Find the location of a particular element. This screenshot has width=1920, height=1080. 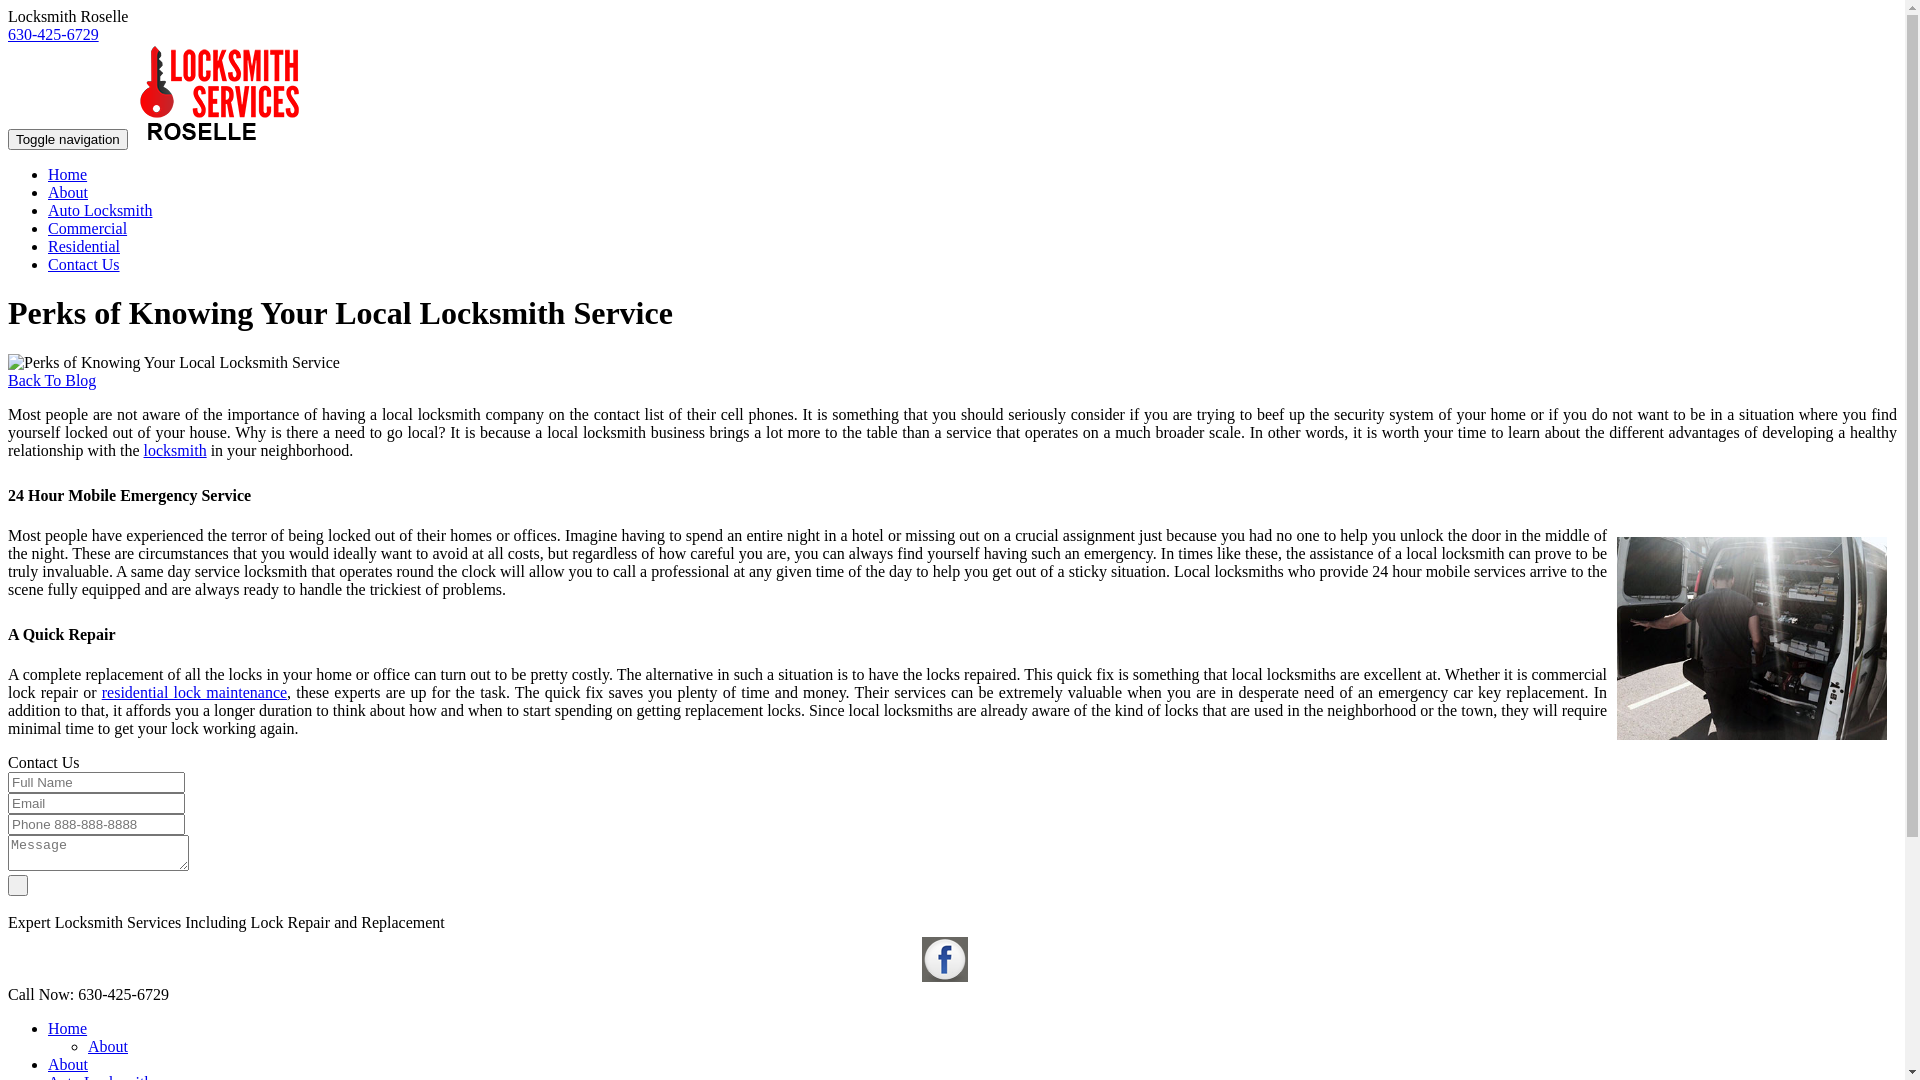

'Home' is located at coordinates (67, 173).